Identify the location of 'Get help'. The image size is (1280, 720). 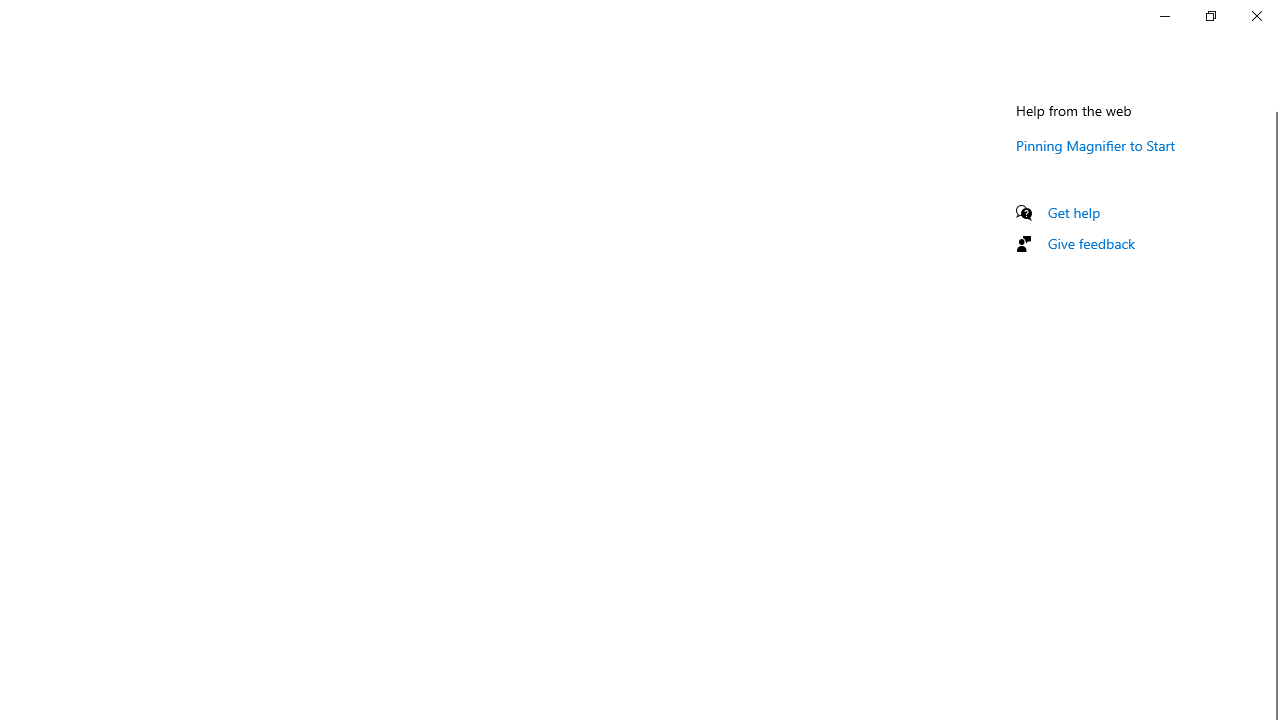
(1073, 212).